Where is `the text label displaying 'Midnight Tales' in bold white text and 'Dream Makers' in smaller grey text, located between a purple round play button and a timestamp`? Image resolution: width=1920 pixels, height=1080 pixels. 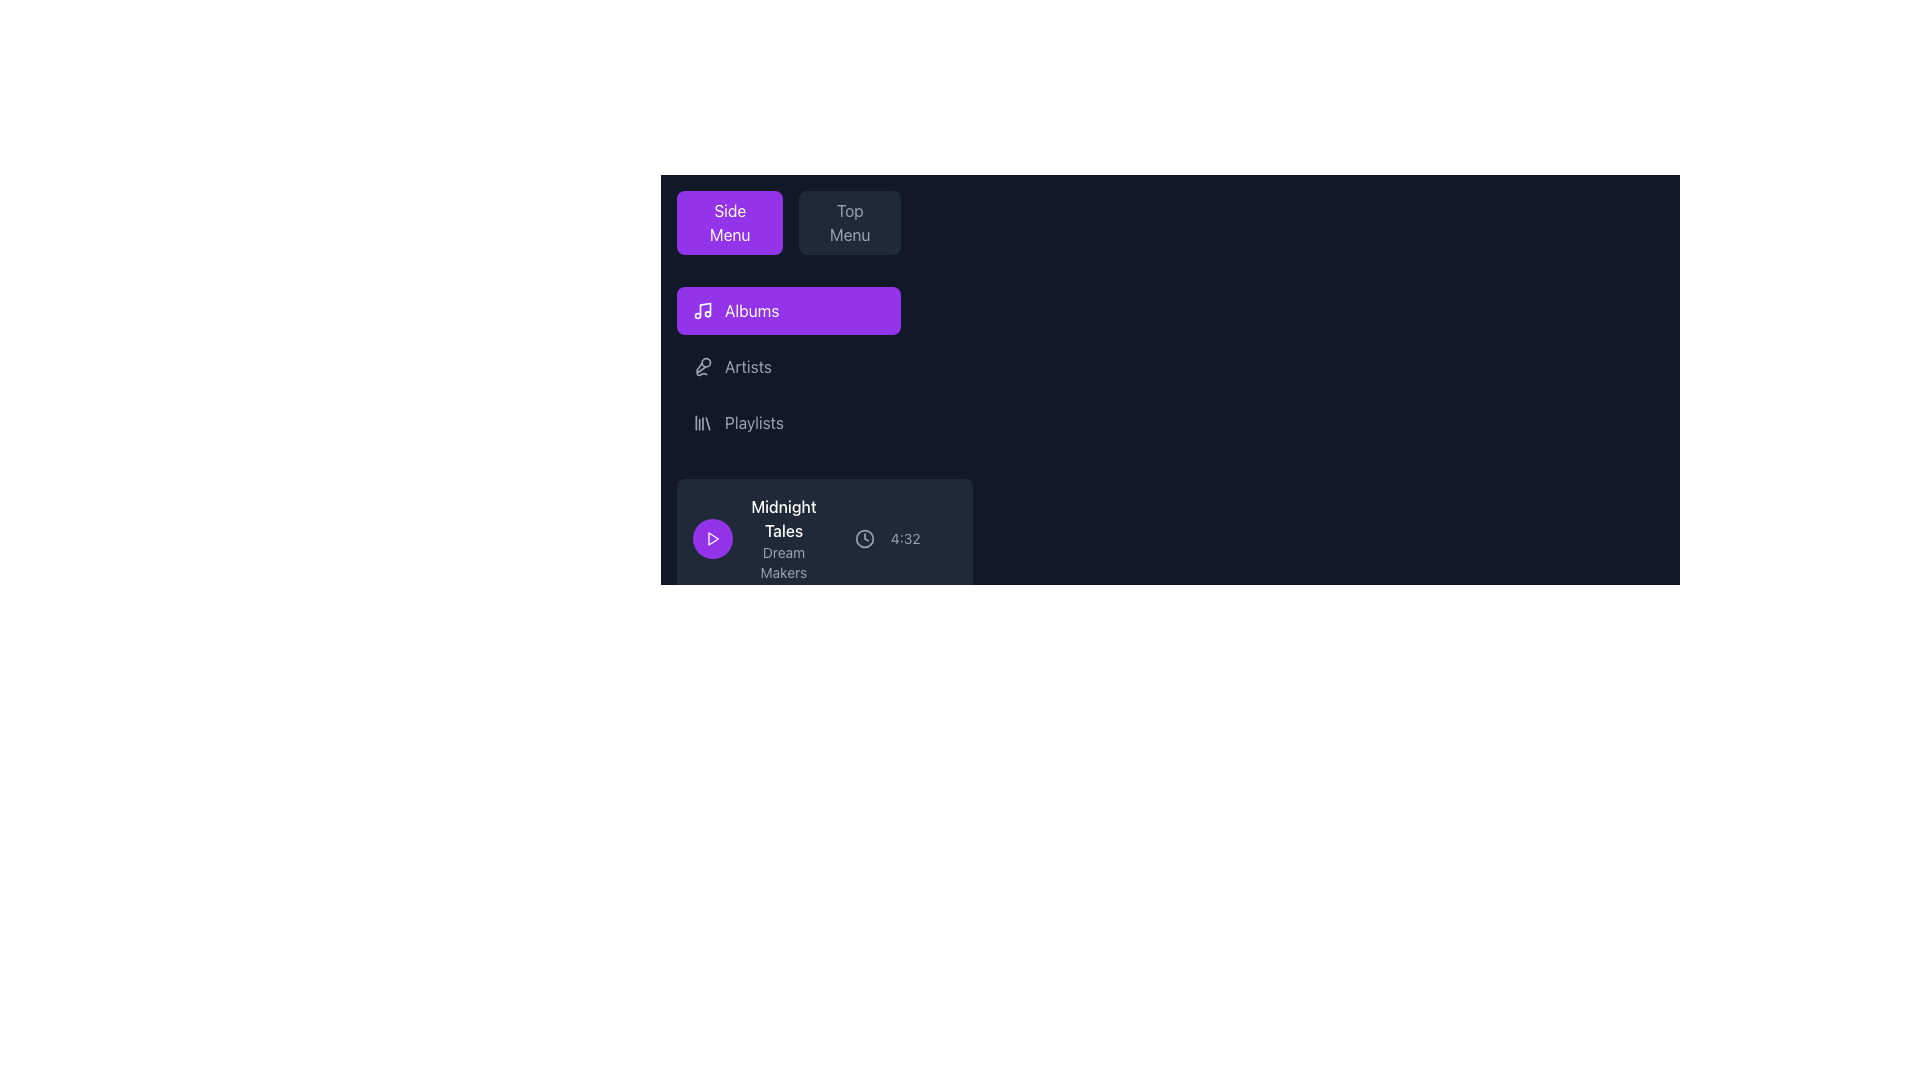
the text label displaying 'Midnight Tales' in bold white text and 'Dream Makers' in smaller grey text, located between a purple round play button and a timestamp is located at coordinates (754, 538).